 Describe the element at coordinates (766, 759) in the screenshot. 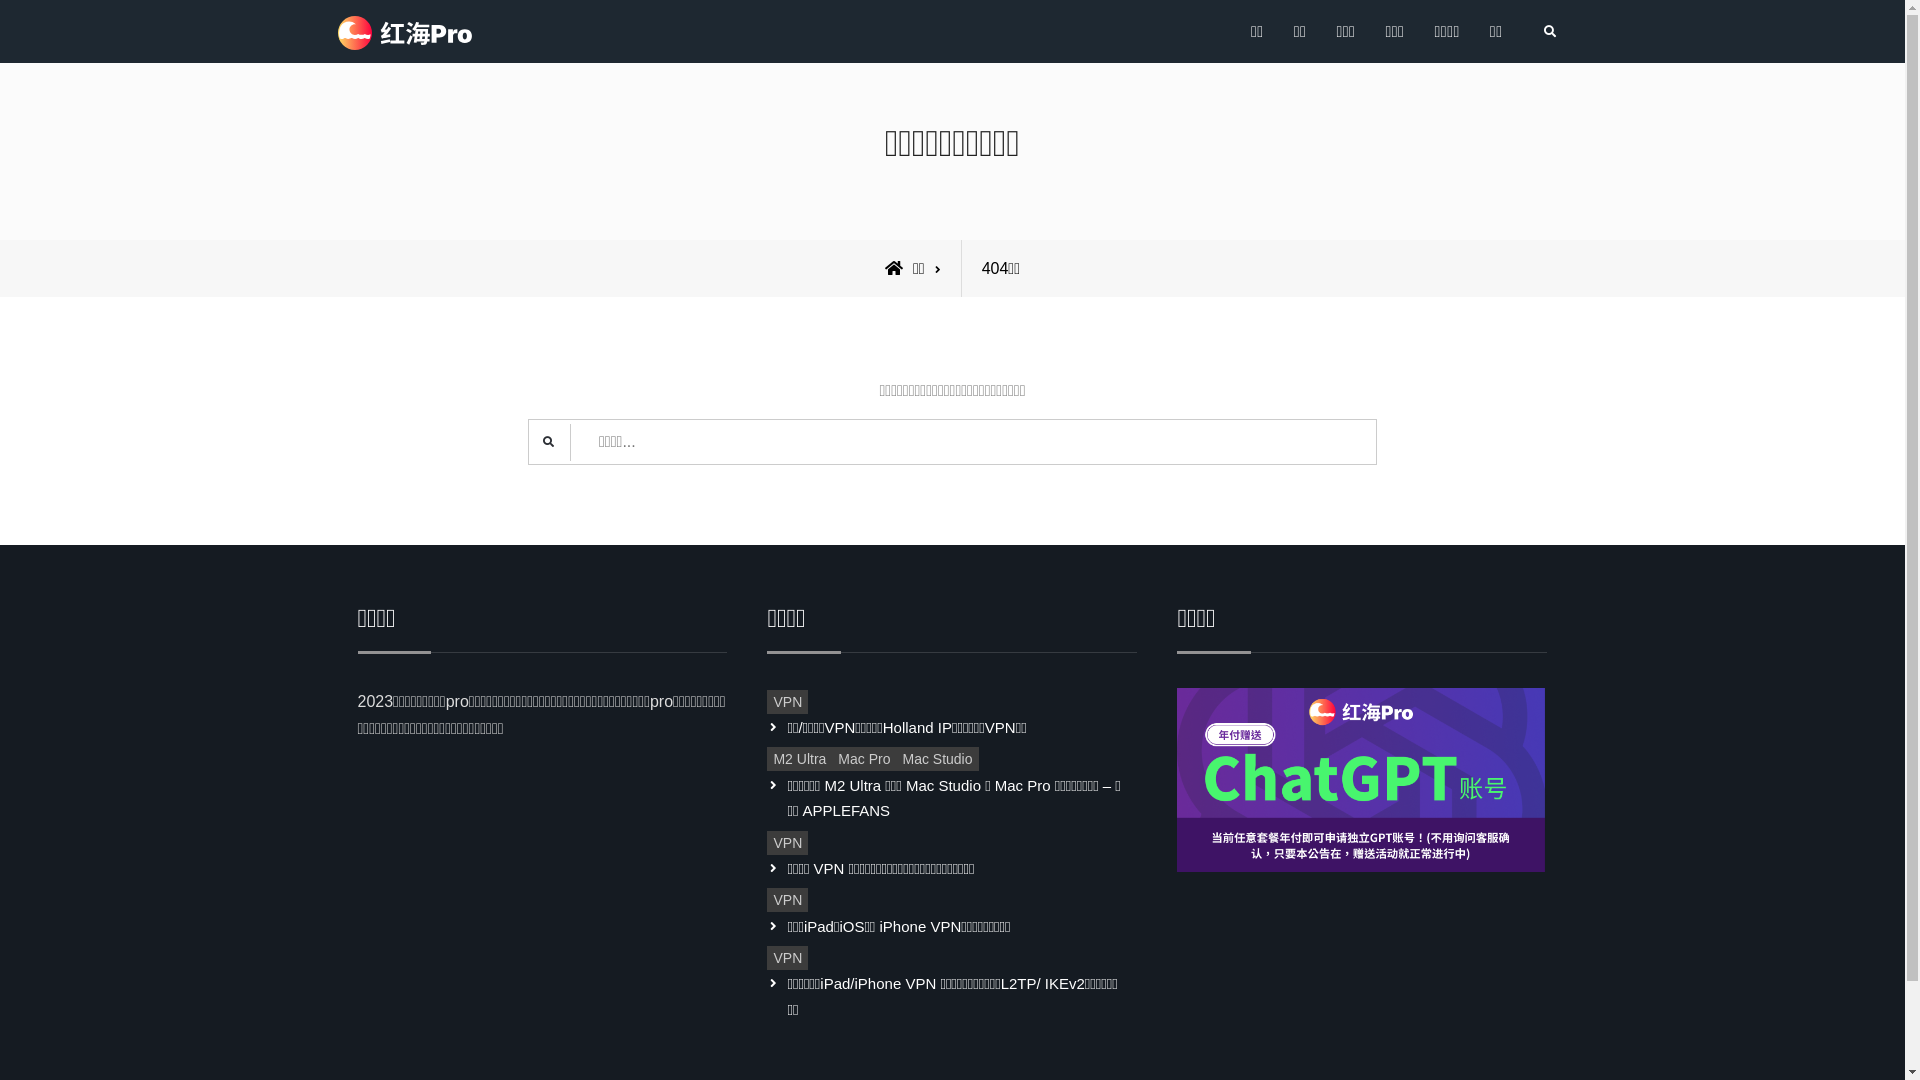

I see `'M2 Ultra'` at that location.